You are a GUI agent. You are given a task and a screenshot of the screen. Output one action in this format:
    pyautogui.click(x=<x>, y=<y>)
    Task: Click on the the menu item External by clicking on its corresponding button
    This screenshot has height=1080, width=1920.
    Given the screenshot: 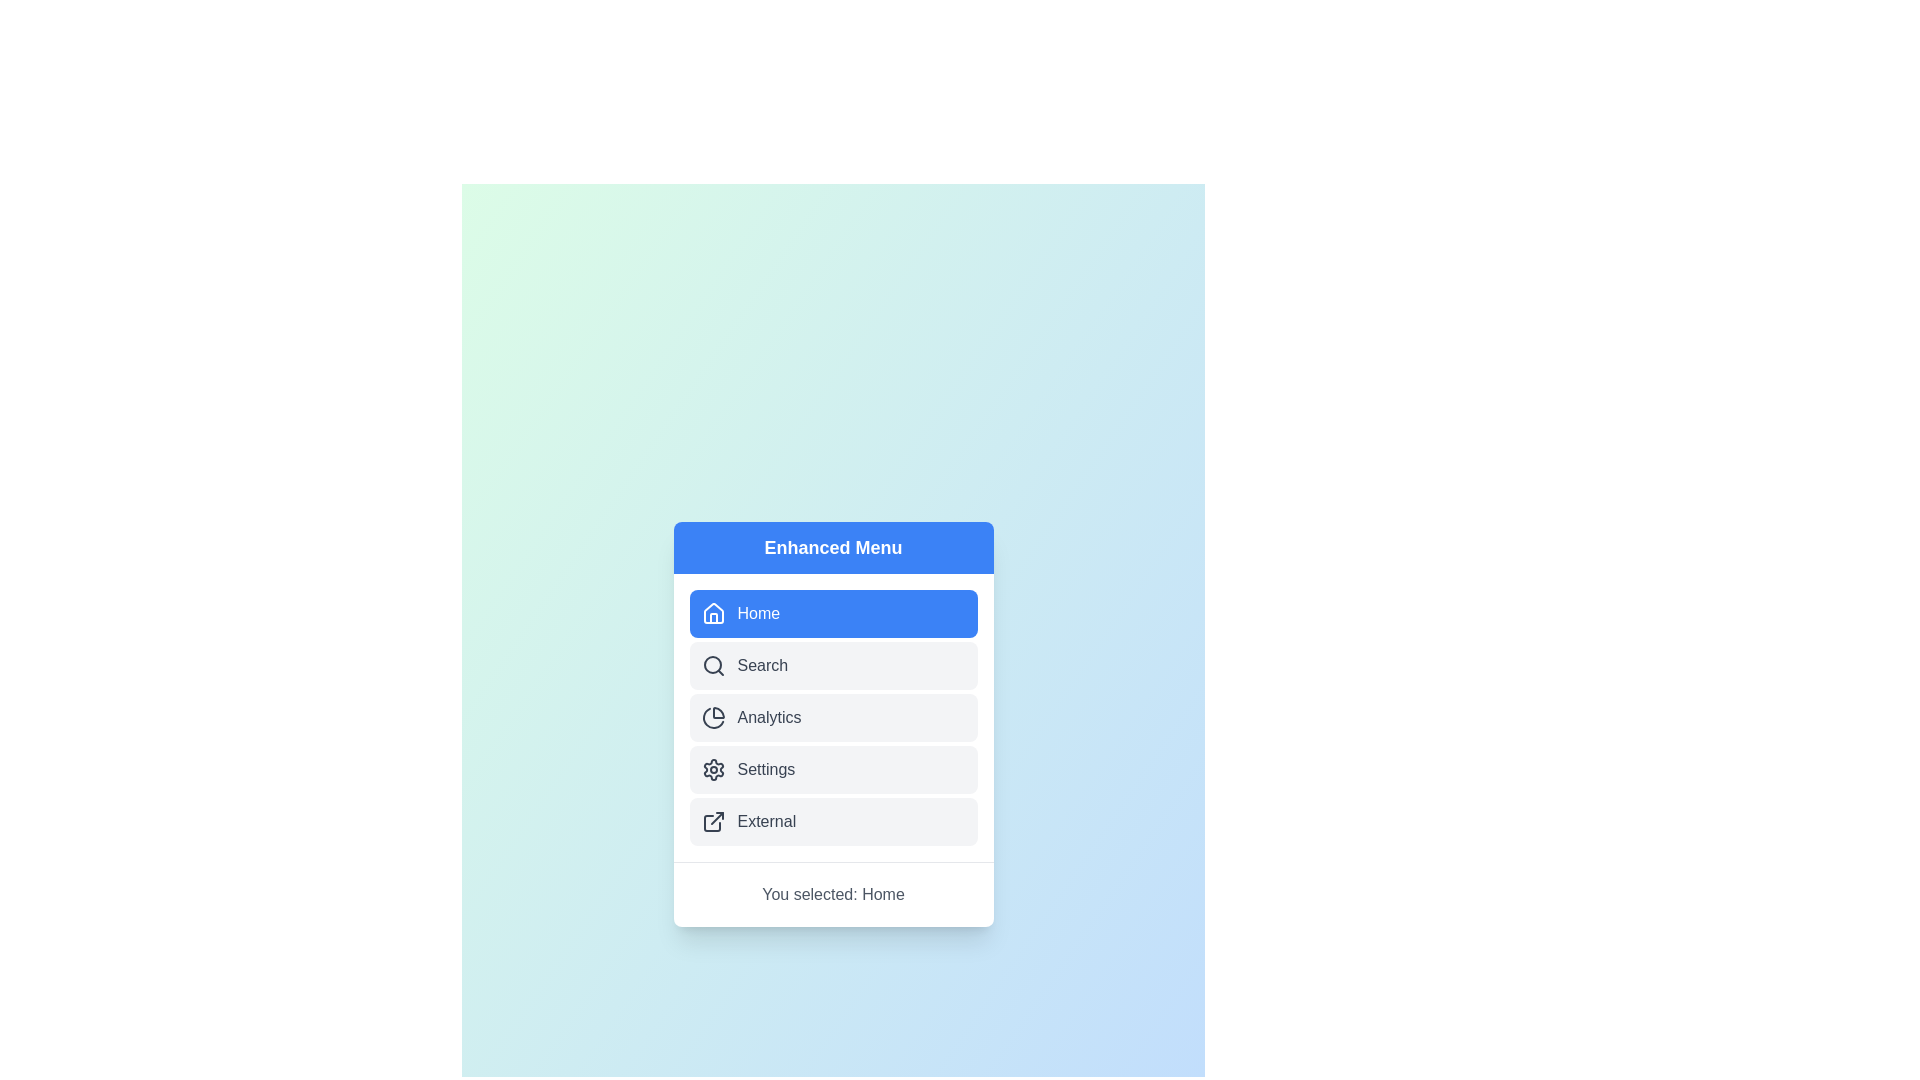 What is the action you would take?
    pyautogui.click(x=833, y=821)
    